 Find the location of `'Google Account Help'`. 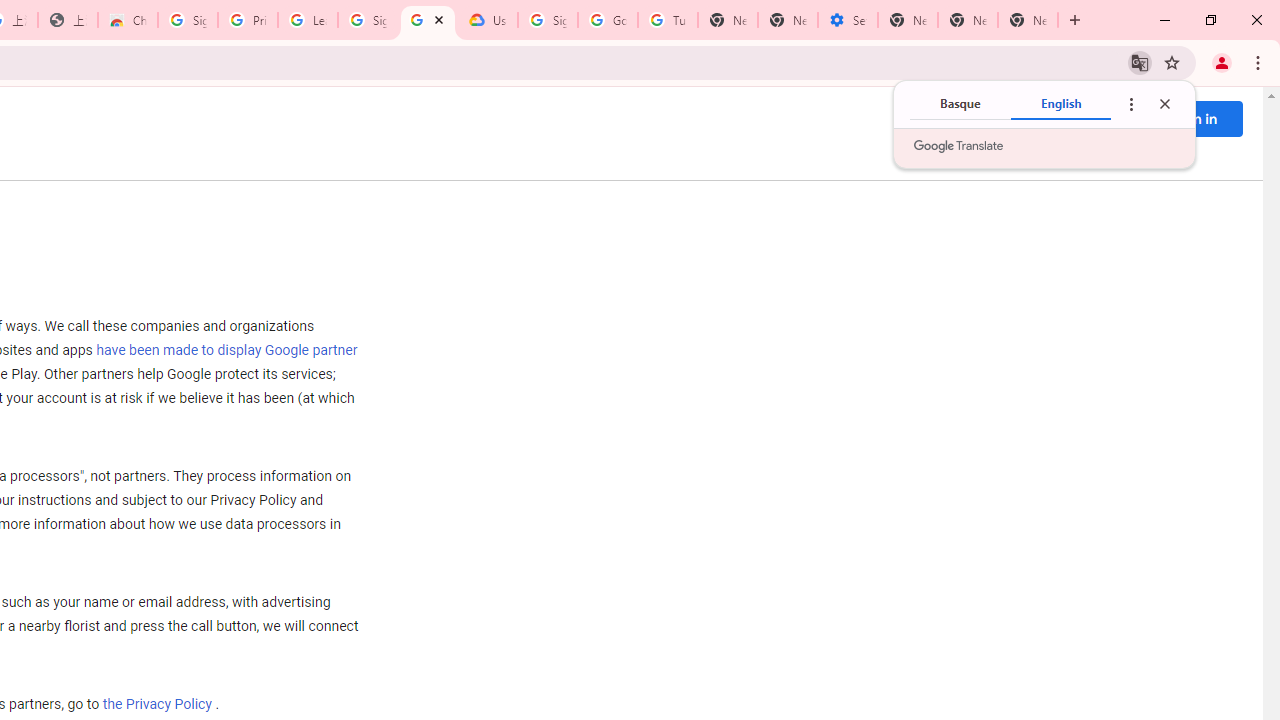

'Google Account Help' is located at coordinates (607, 20).